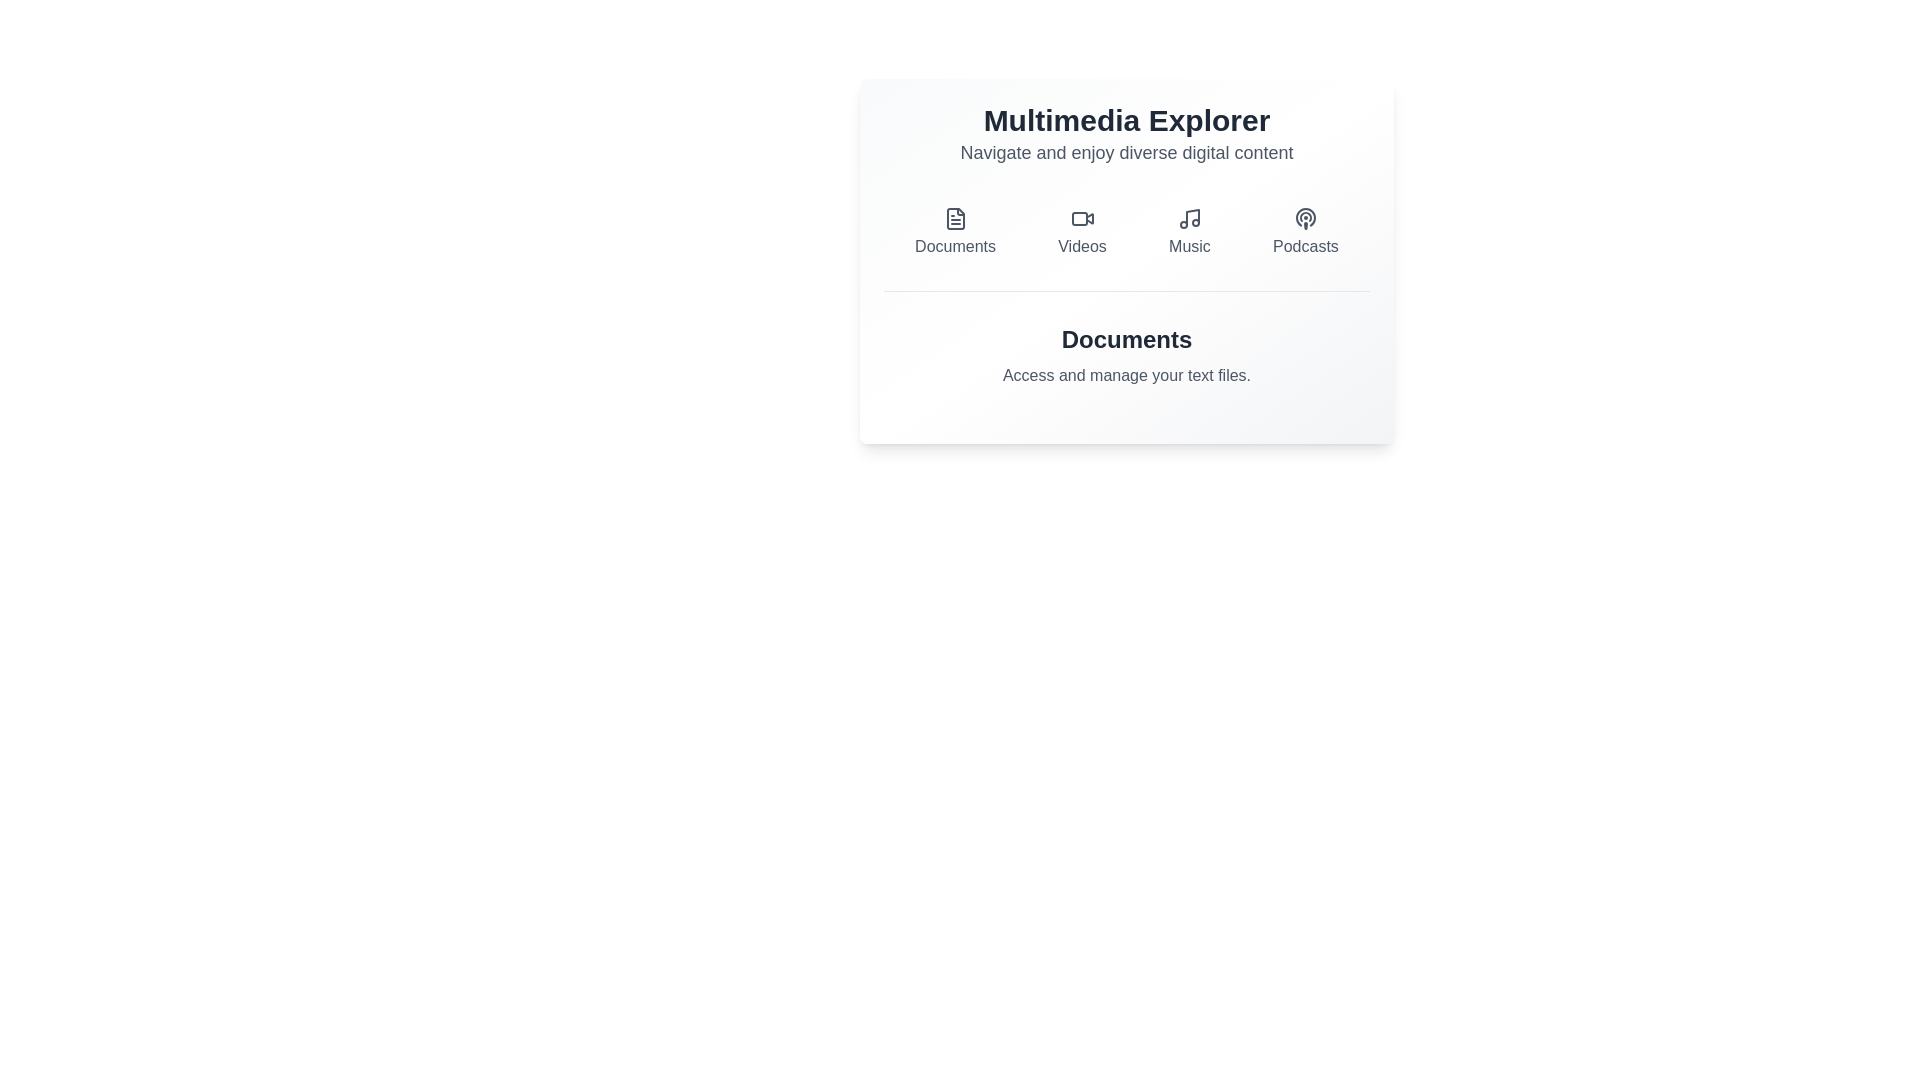 This screenshot has height=1080, width=1920. Describe the element at coordinates (1081, 231) in the screenshot. I see `the Videos button to switch to the corresponding tab` at that location.